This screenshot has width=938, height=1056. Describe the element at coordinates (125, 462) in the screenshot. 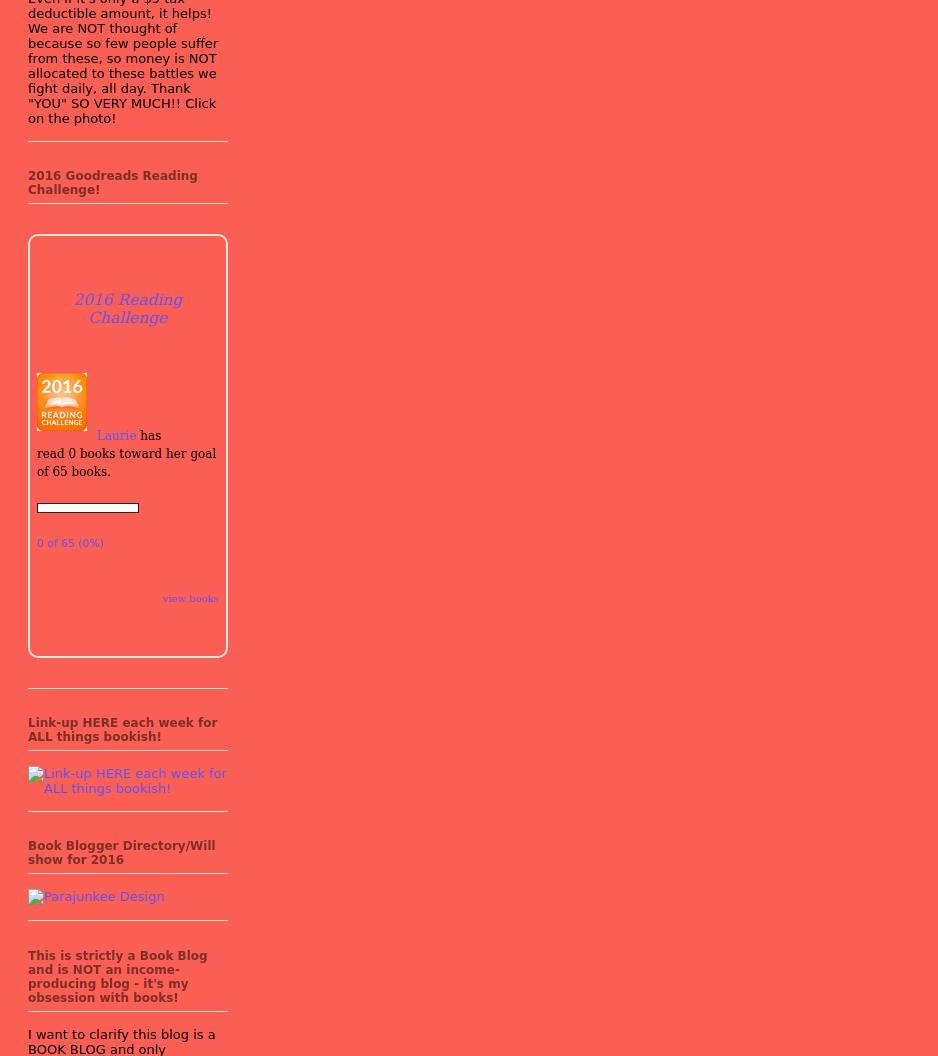

I see `'read 0 books toward her goal of 65 books.'` at that location.